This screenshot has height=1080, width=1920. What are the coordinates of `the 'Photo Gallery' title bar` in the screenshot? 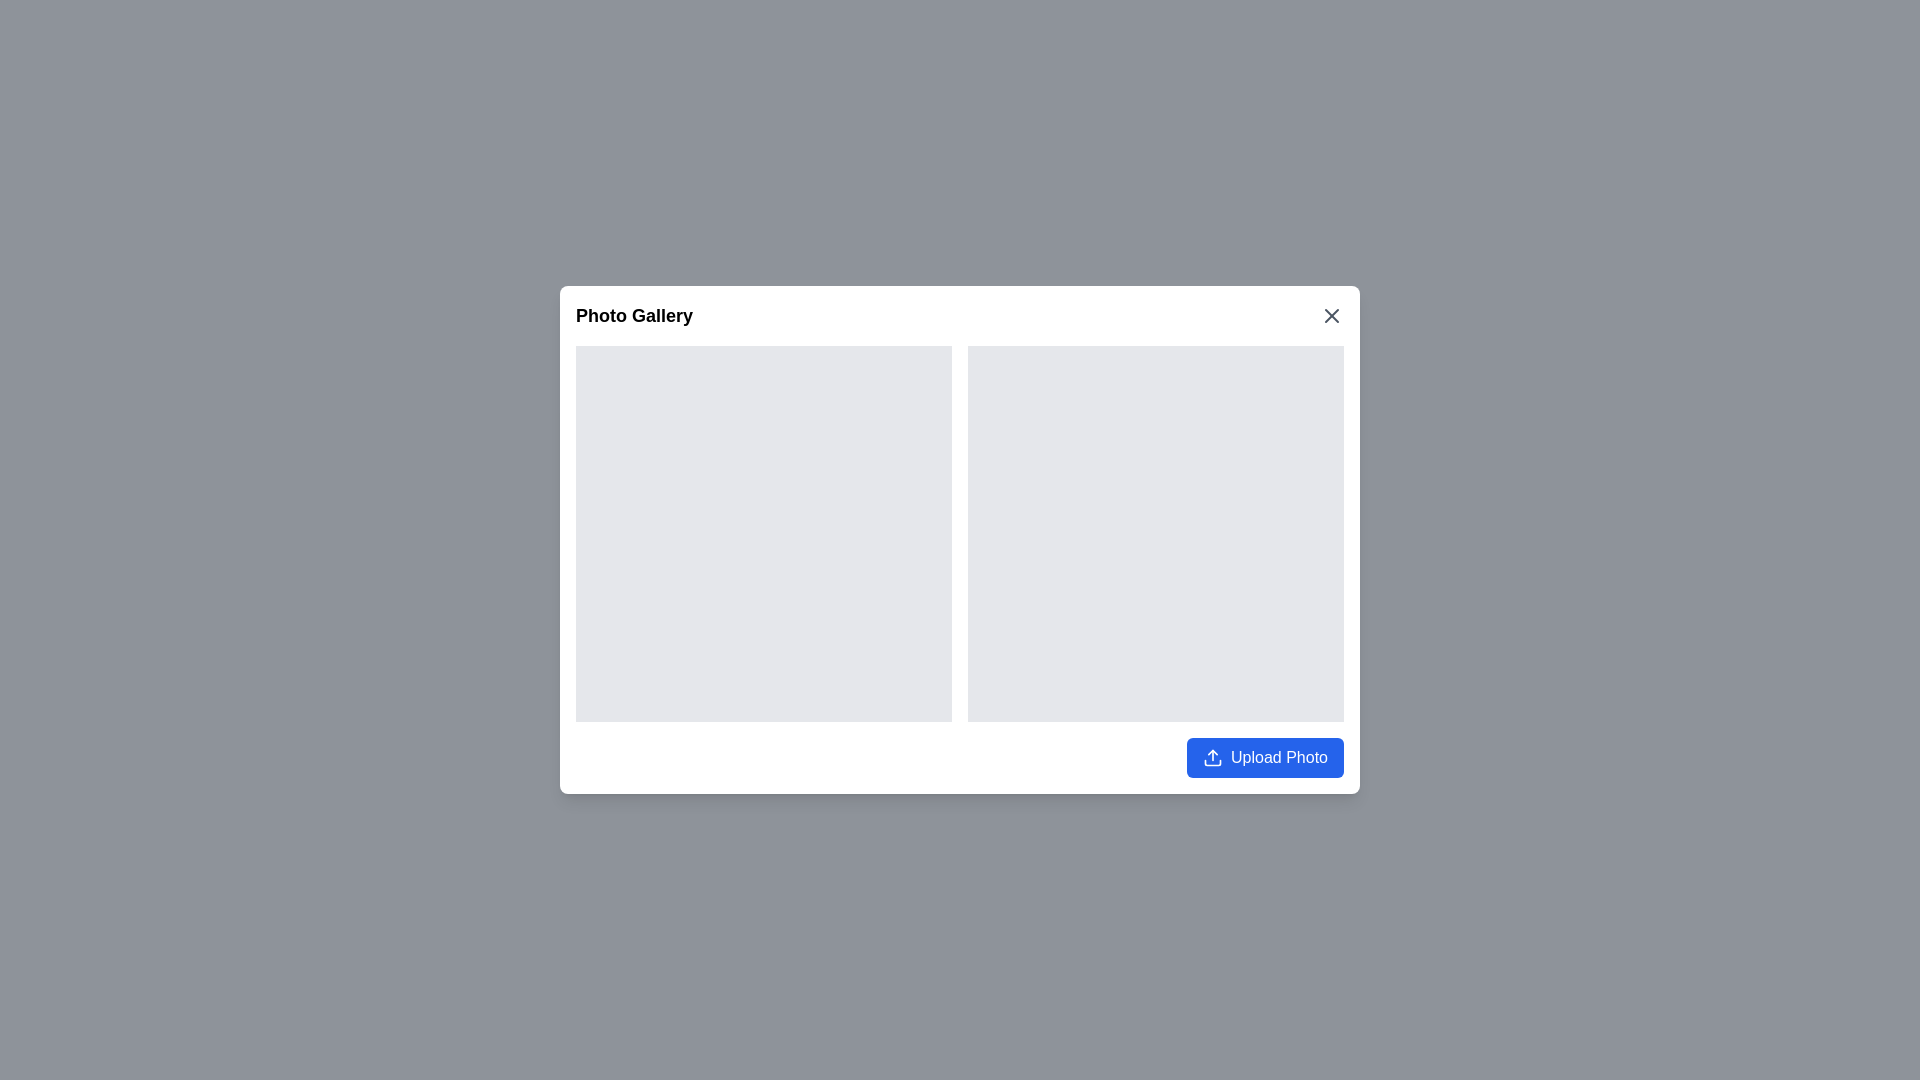 It's located at (960, 315).